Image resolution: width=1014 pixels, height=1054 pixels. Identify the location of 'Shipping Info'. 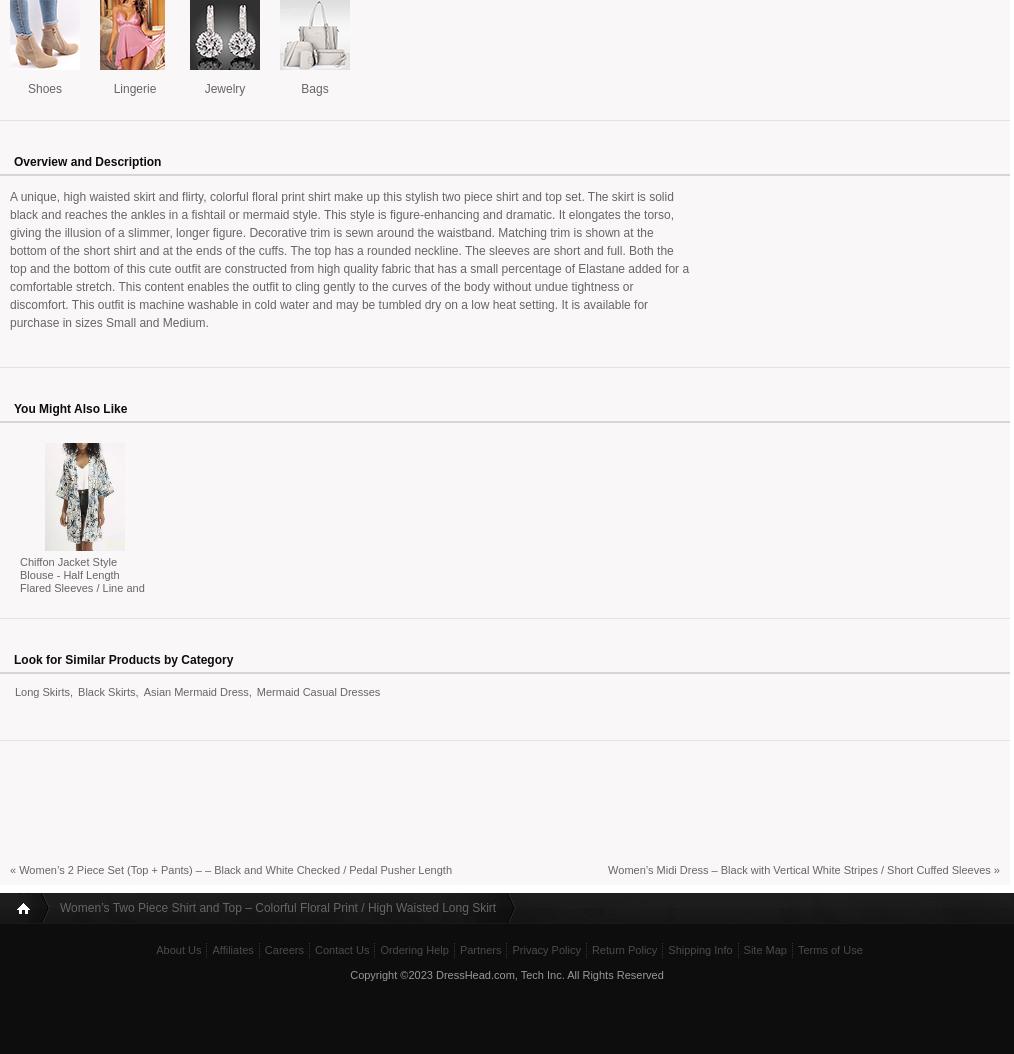
(698, 949).